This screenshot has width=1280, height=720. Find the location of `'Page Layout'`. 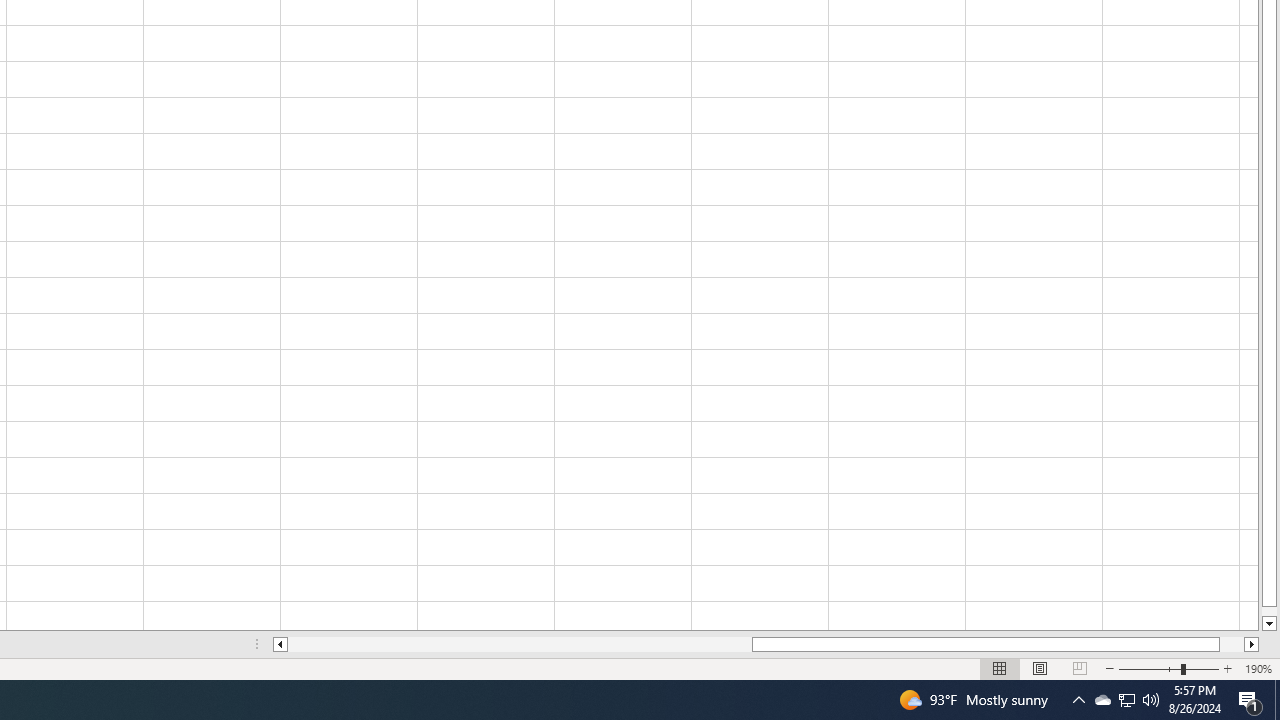

'Page Layout' is located at coordinates (1040, 669).